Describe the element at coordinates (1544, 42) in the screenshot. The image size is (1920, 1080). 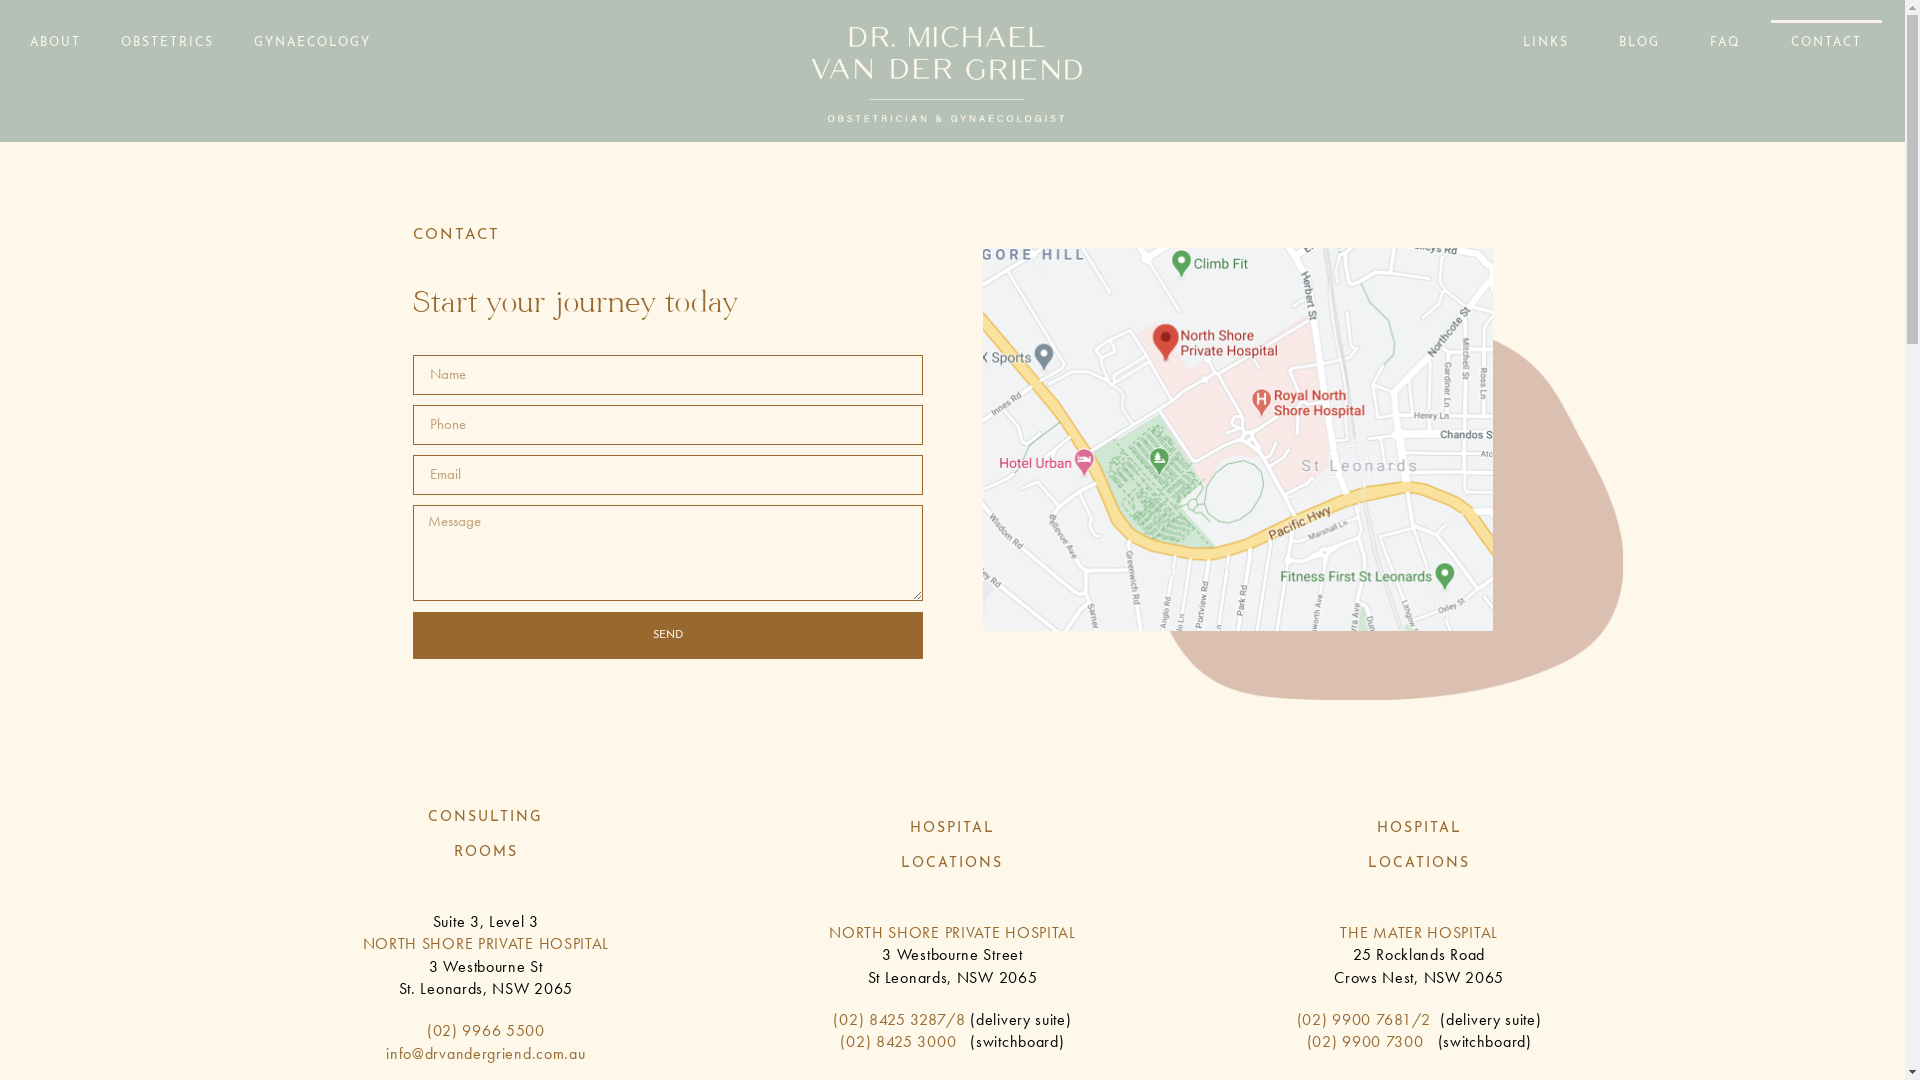
I see `'LINKS'` at that location.